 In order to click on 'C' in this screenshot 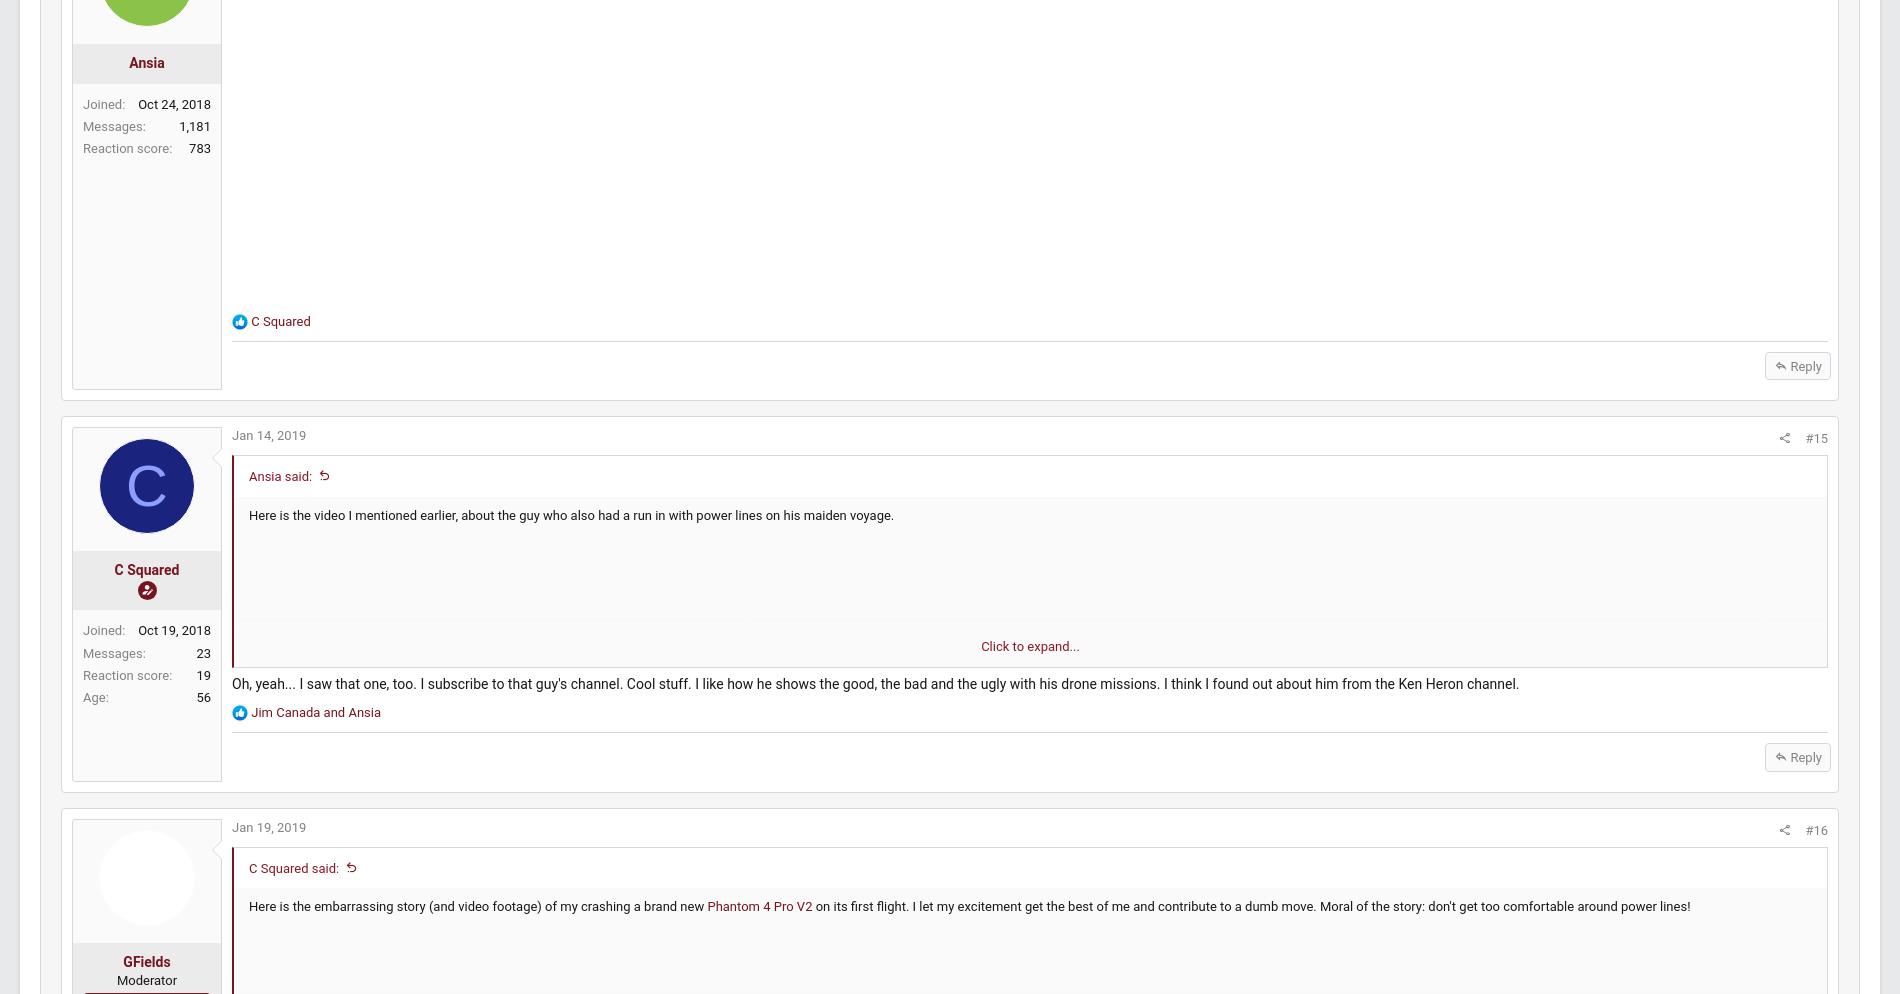, I will do `click(193, 504)`.